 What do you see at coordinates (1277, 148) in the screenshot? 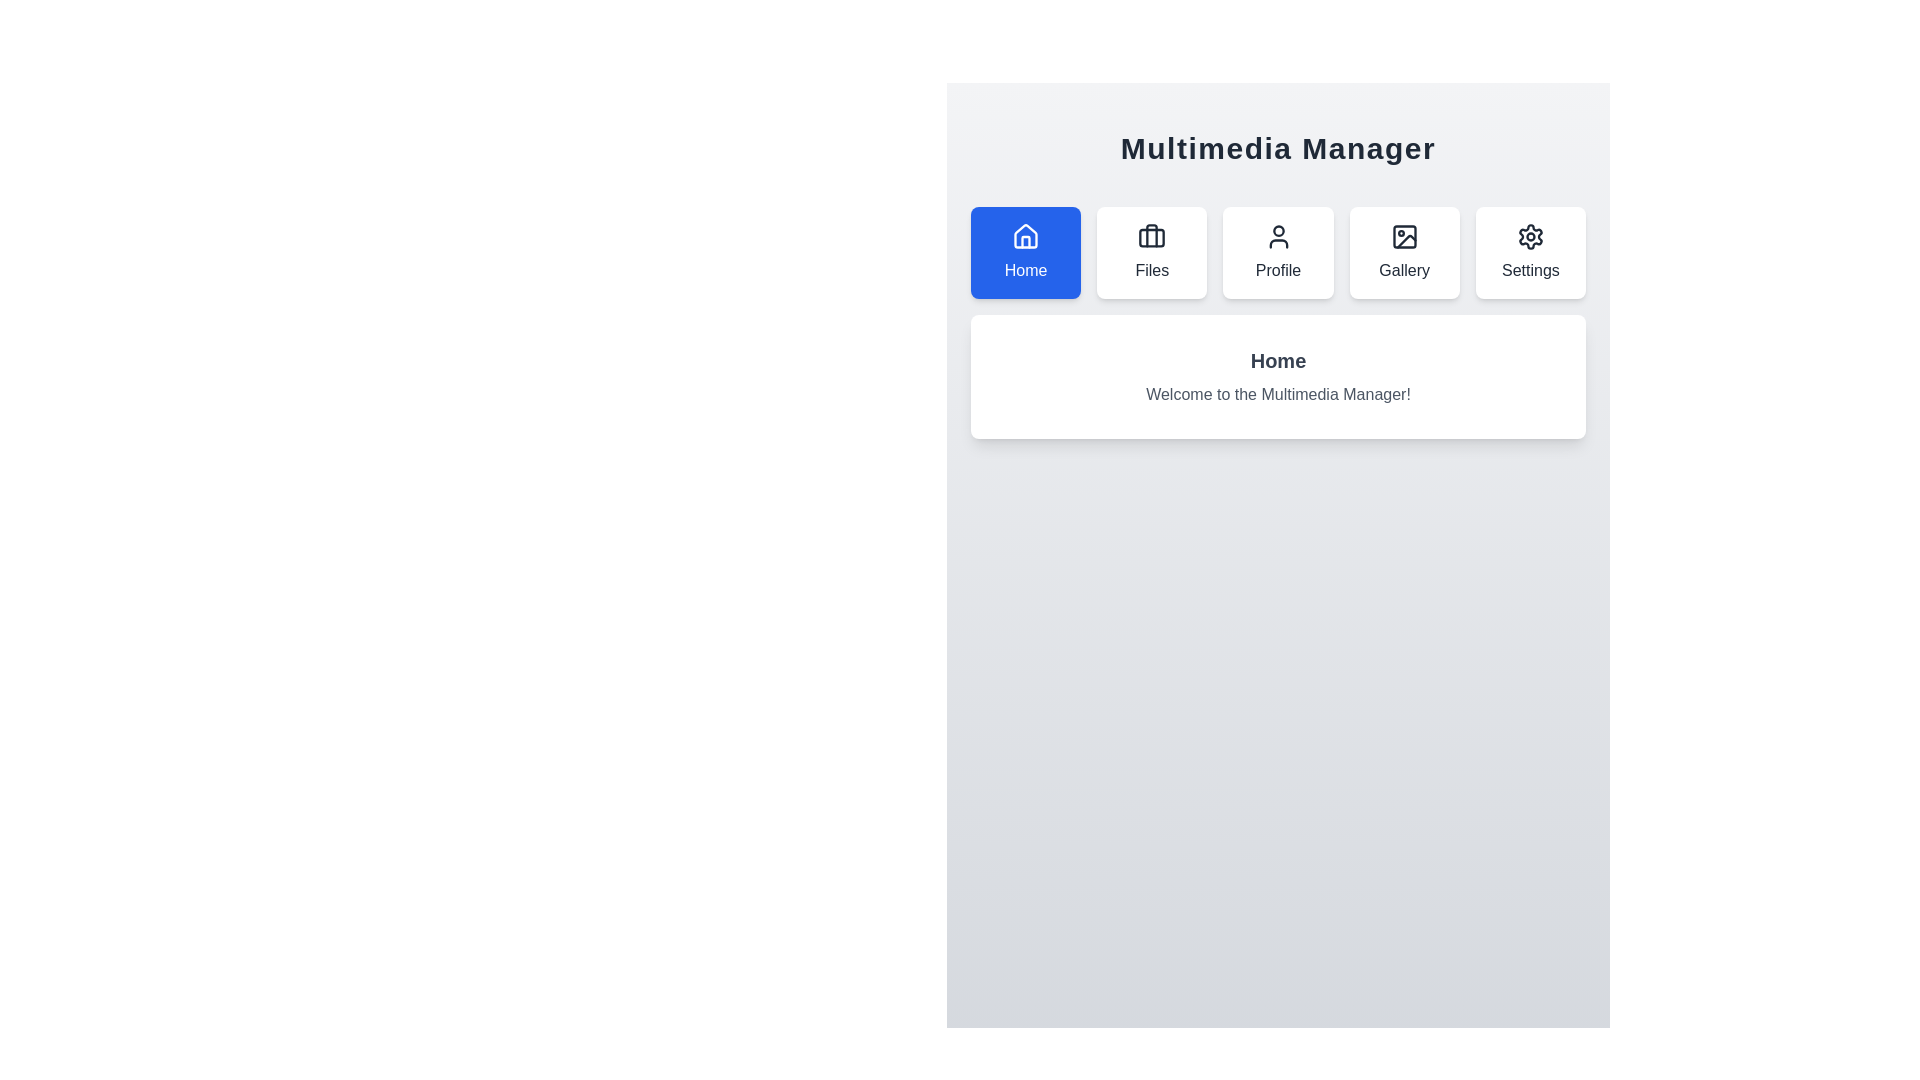
I see `text from the 'Multimedia Manager' label, which is a bold, large text element located at the top center of the interface` at bounding box center [1277, 148].